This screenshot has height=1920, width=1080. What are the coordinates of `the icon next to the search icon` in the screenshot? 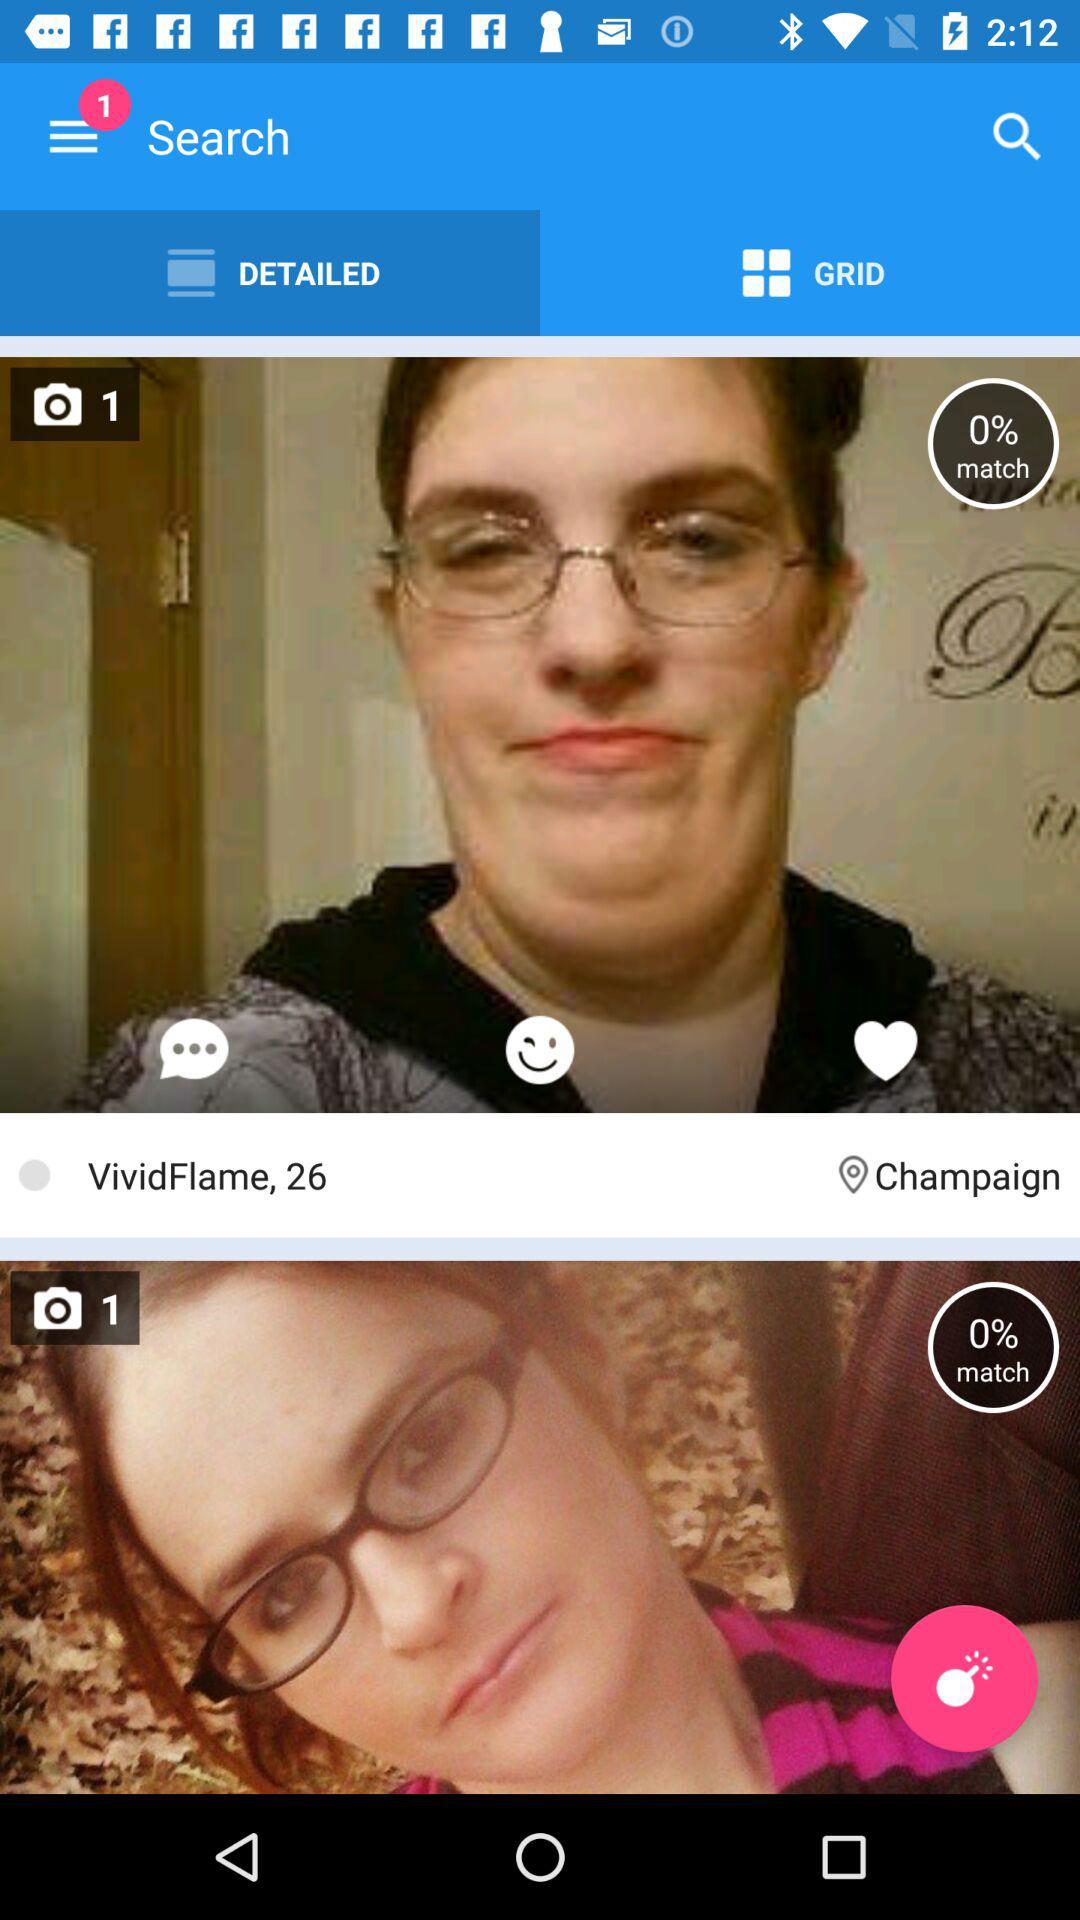 It's located at (1017, 135).